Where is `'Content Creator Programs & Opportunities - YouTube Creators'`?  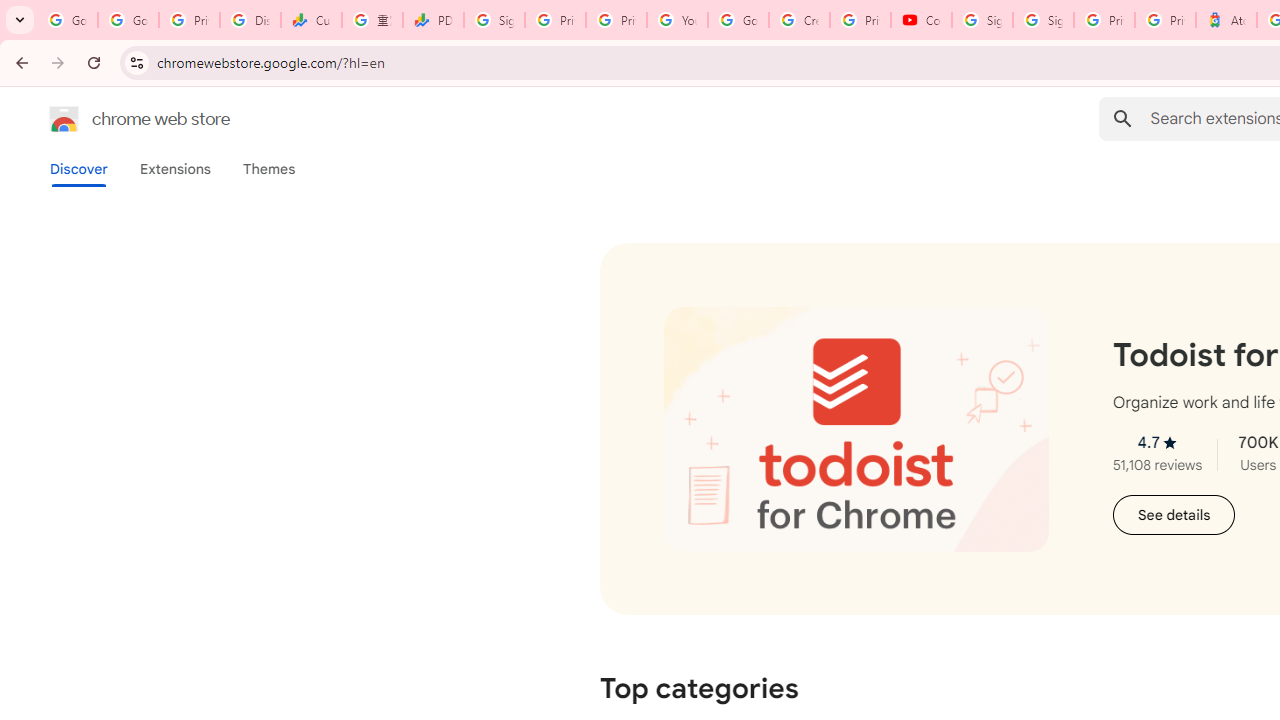
'Content Creator Programs & Opportunities - YouTube Creators' is located at coordinates (920, 20).